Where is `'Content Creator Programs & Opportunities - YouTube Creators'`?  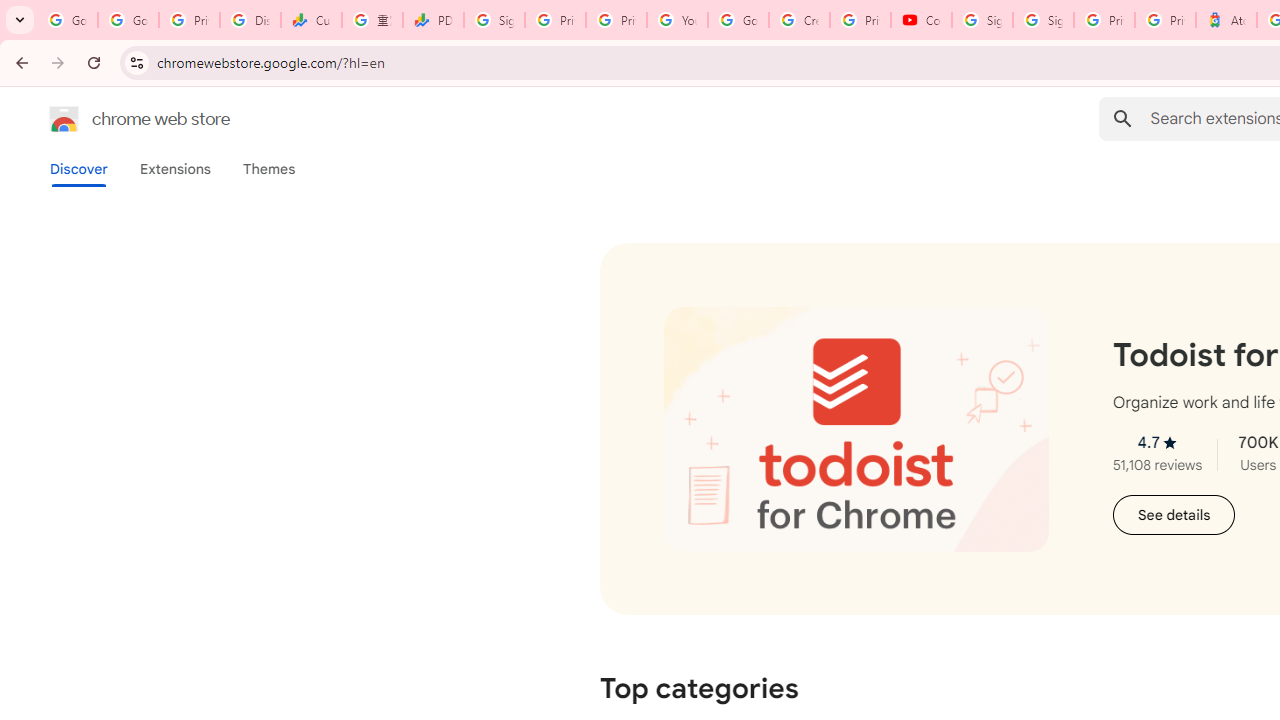
'Content Creator Programs & Opportunities - YouTube Creators' is located at coordinates (920, 20).